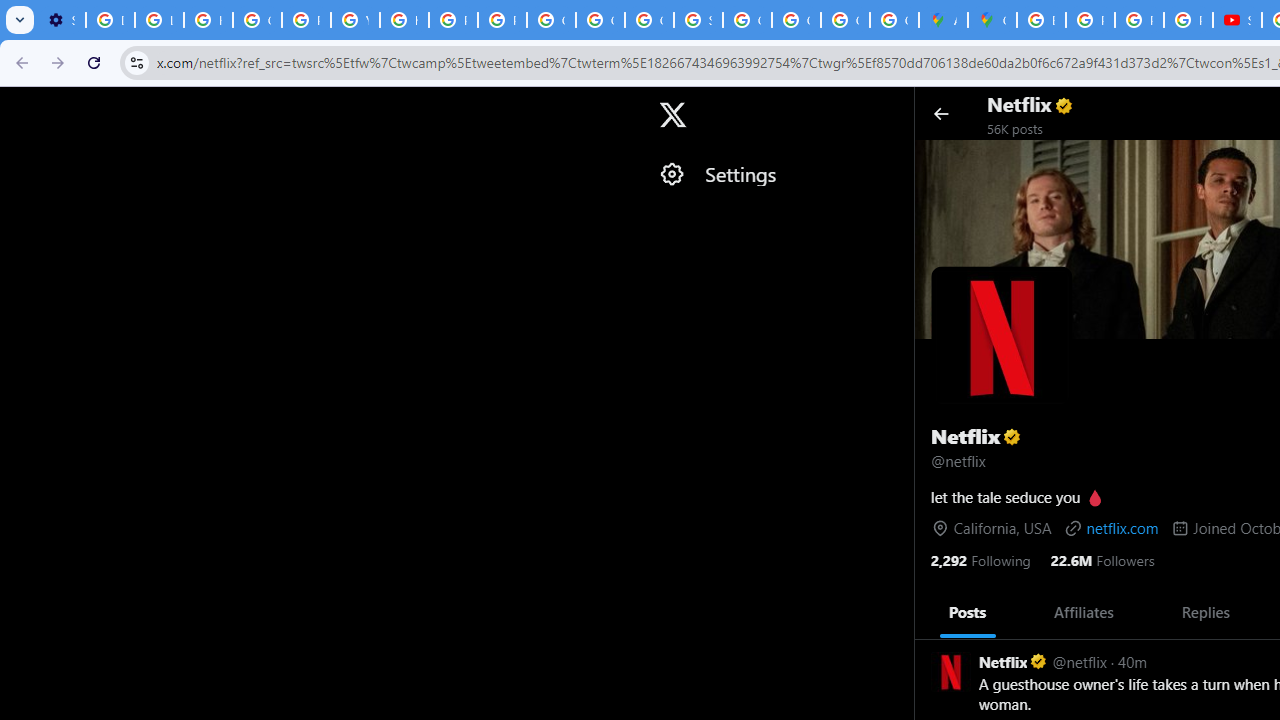 The image size is (1280, 720). Describe the element at coordinates (672, 115) in the screenshot. I see `'X'` at that location.